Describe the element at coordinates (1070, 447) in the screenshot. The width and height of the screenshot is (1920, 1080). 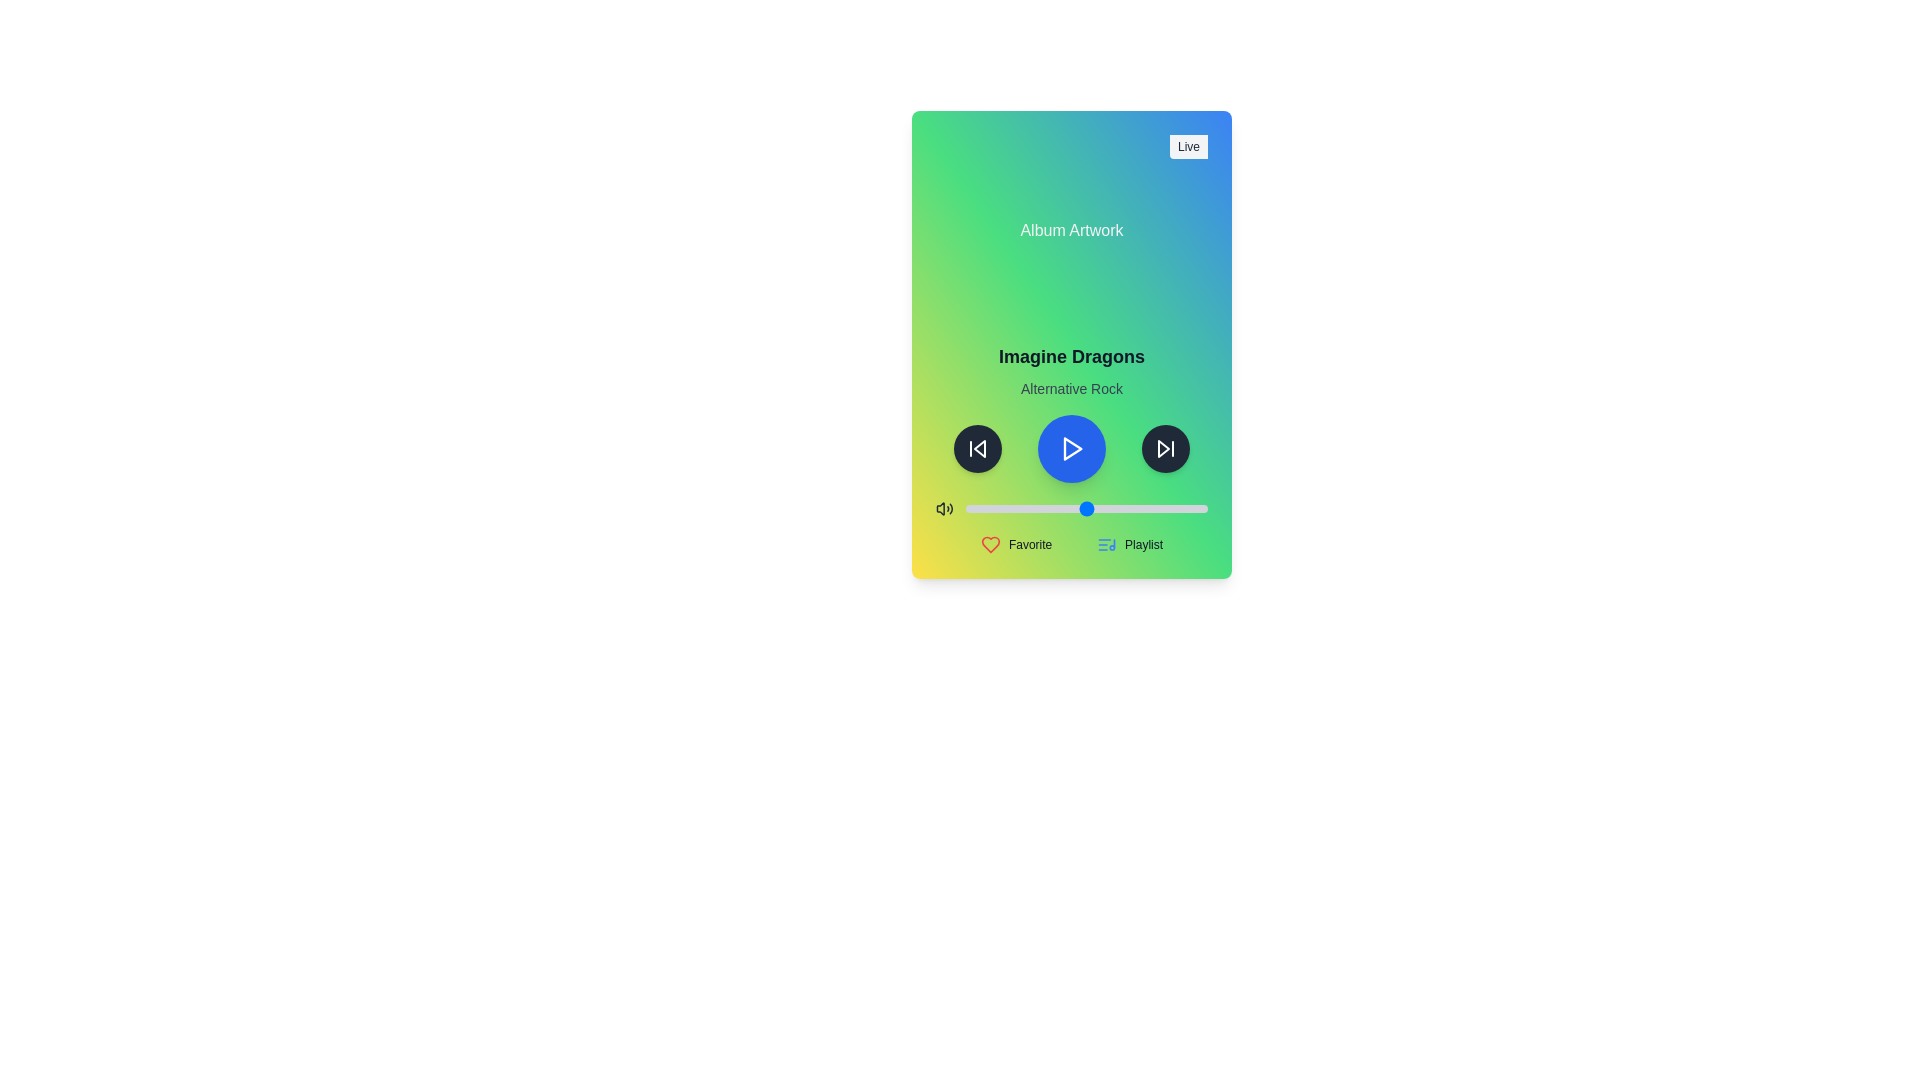
I see `the triangular play icon with a white outline on a blue circular background, located at the bottom-center section of the card` at that location.